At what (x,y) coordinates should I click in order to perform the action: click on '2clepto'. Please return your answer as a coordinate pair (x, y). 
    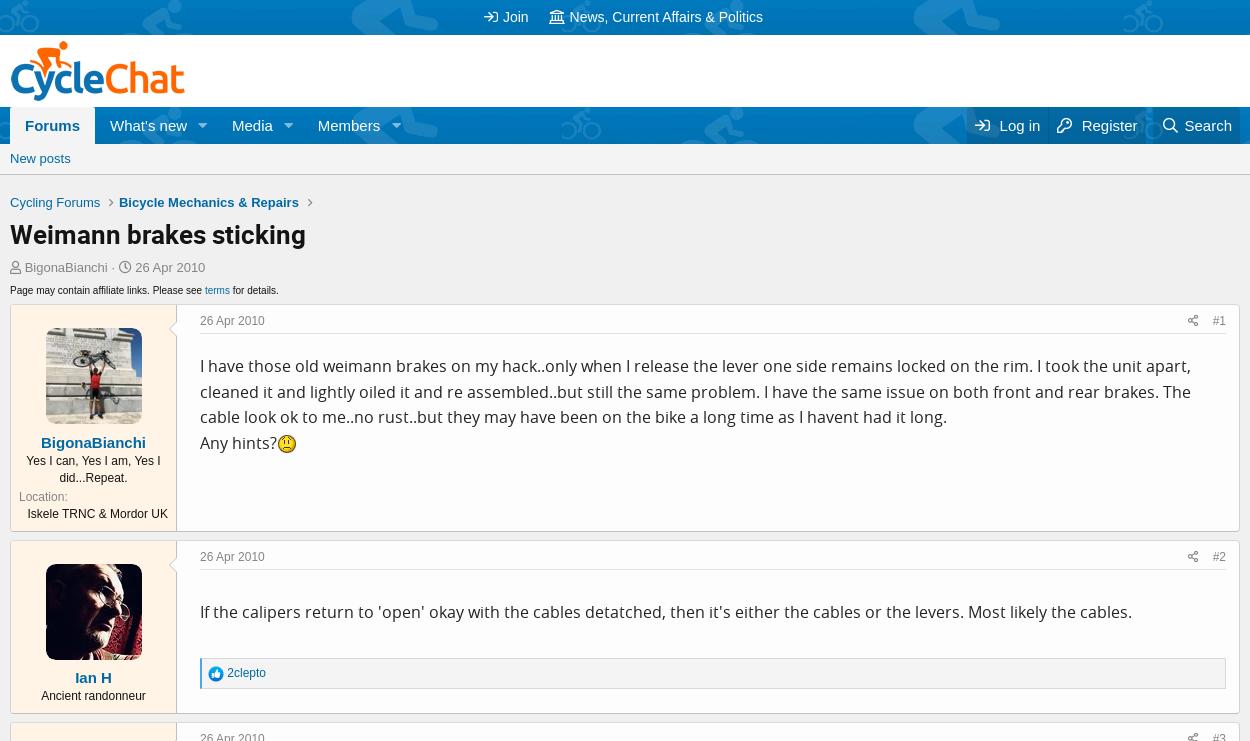
    Looking at the image, I should click on (245, 672).